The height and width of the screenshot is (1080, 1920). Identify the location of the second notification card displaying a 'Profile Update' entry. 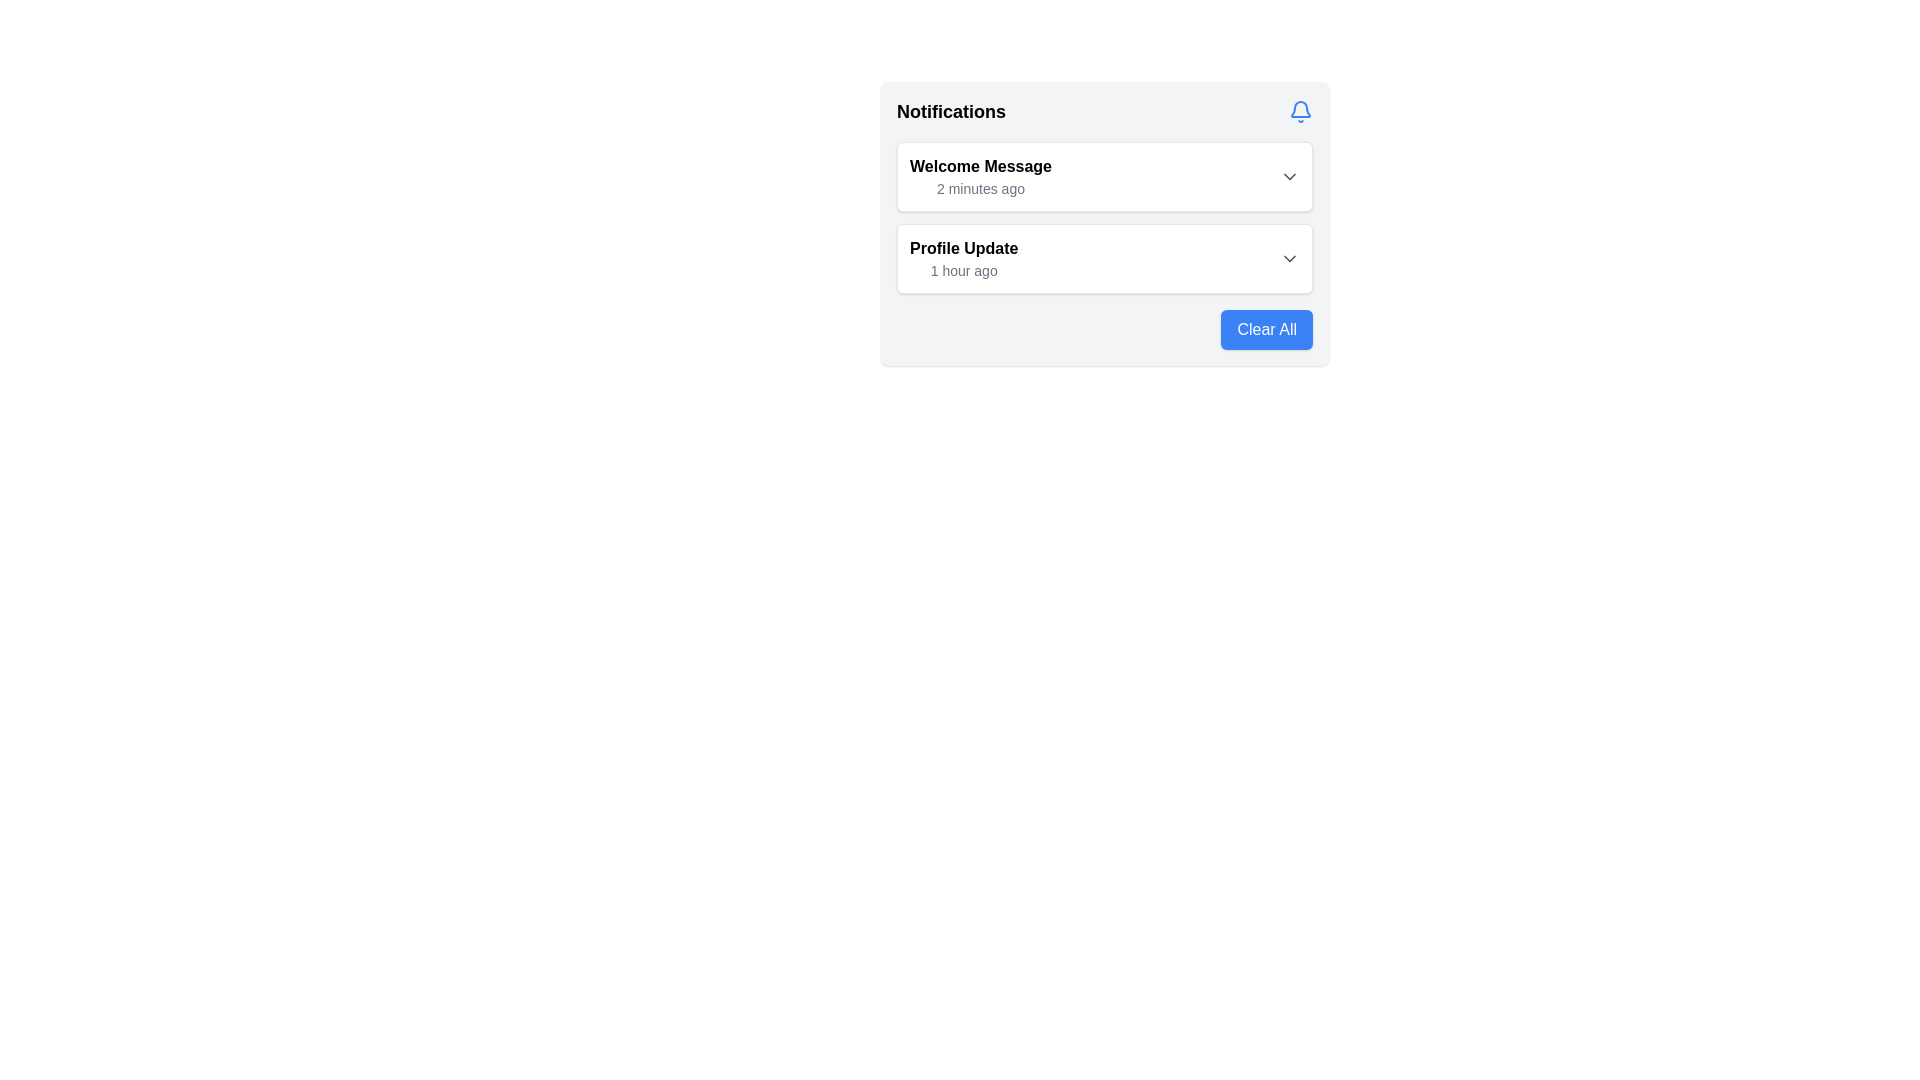
(1103, 257).